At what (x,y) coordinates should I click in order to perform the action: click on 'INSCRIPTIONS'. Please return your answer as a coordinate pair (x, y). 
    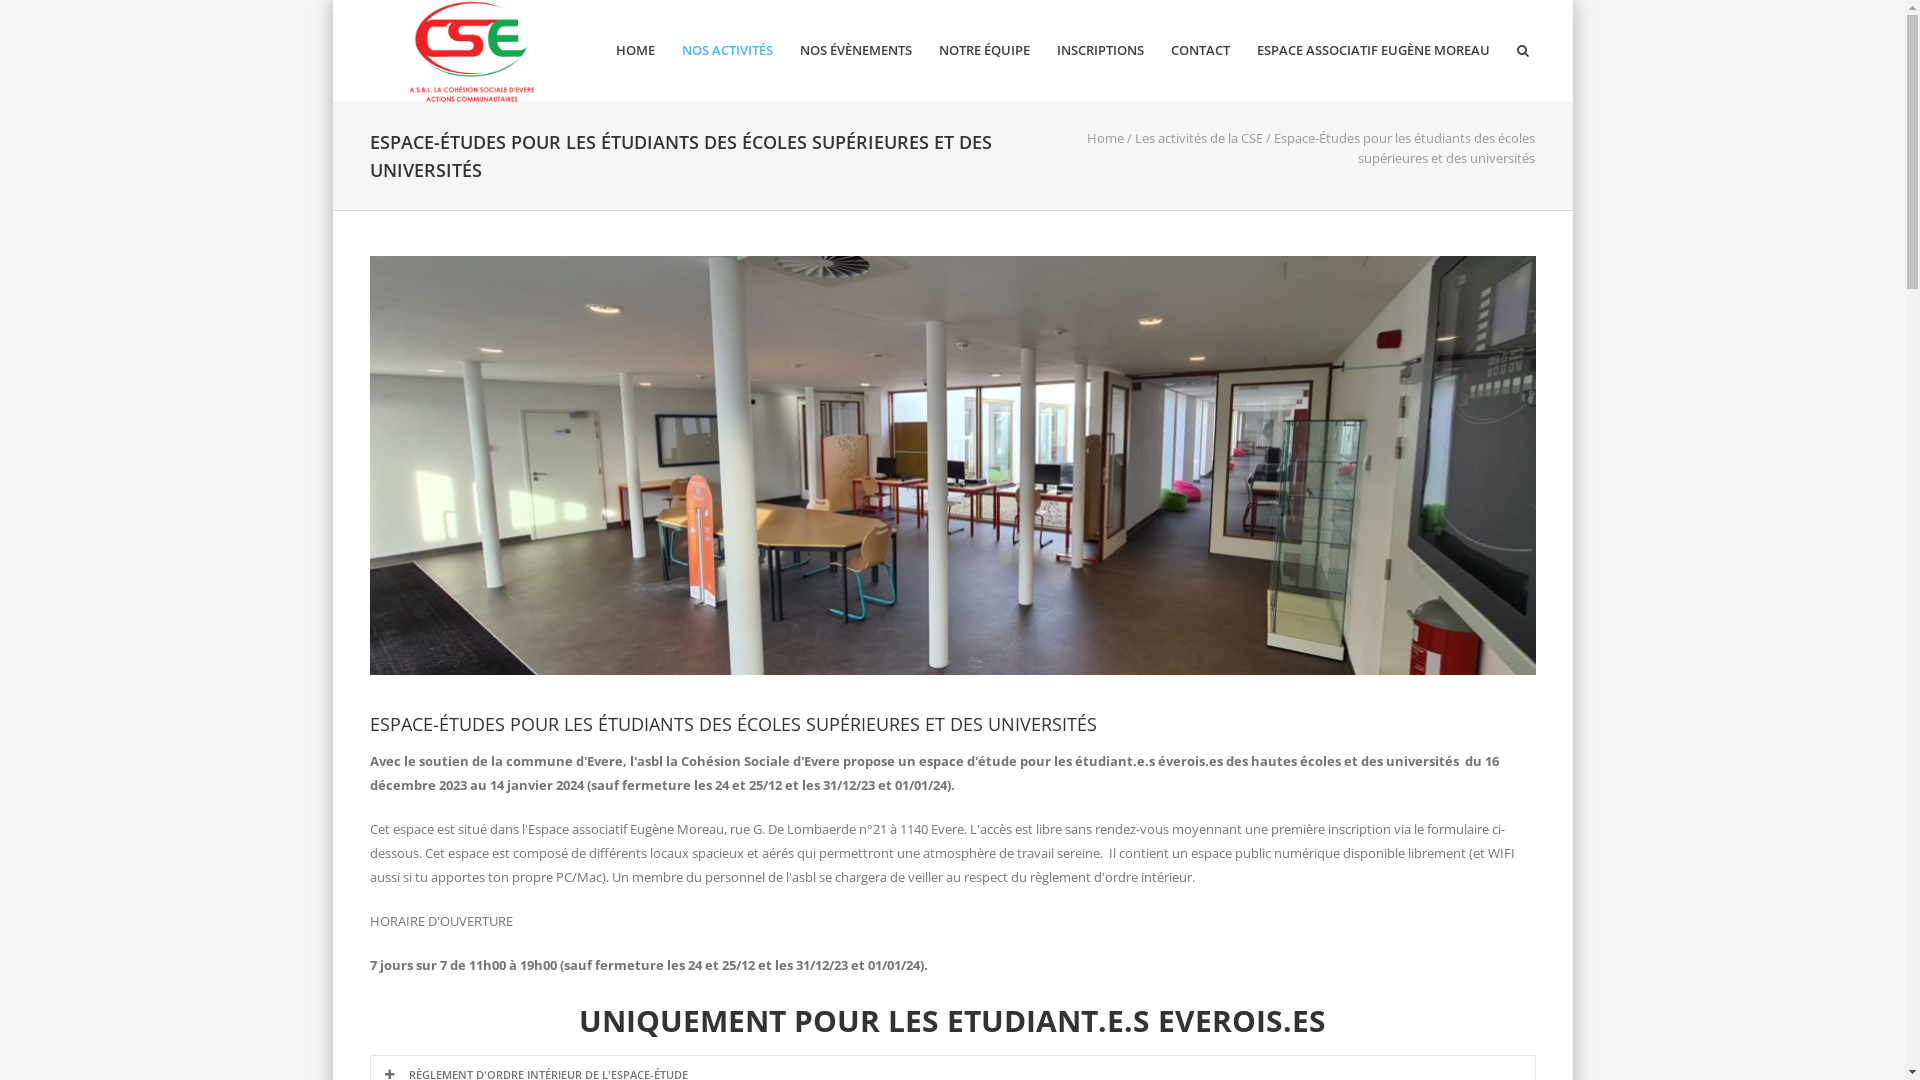
    Looking at the image, I should click on (1099, 49).